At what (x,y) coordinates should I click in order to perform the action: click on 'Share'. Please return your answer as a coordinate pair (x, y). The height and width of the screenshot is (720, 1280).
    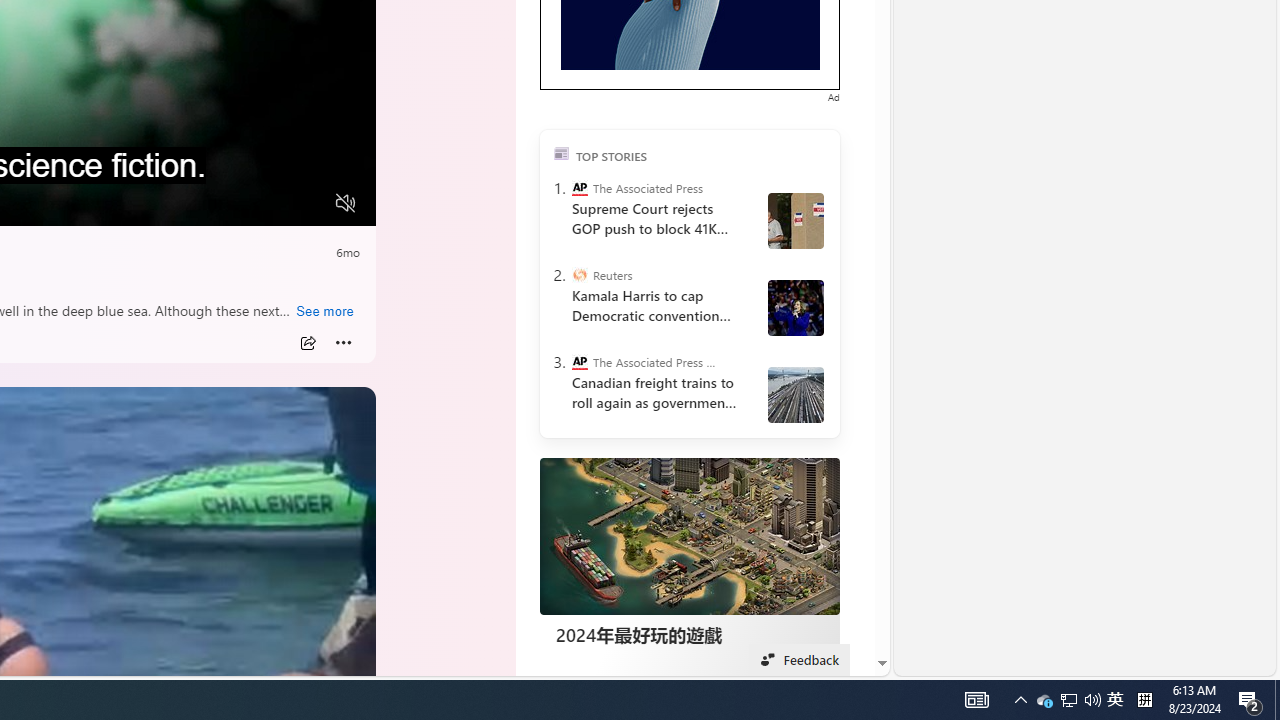
    Looking at the image, I should click on (306, 342).